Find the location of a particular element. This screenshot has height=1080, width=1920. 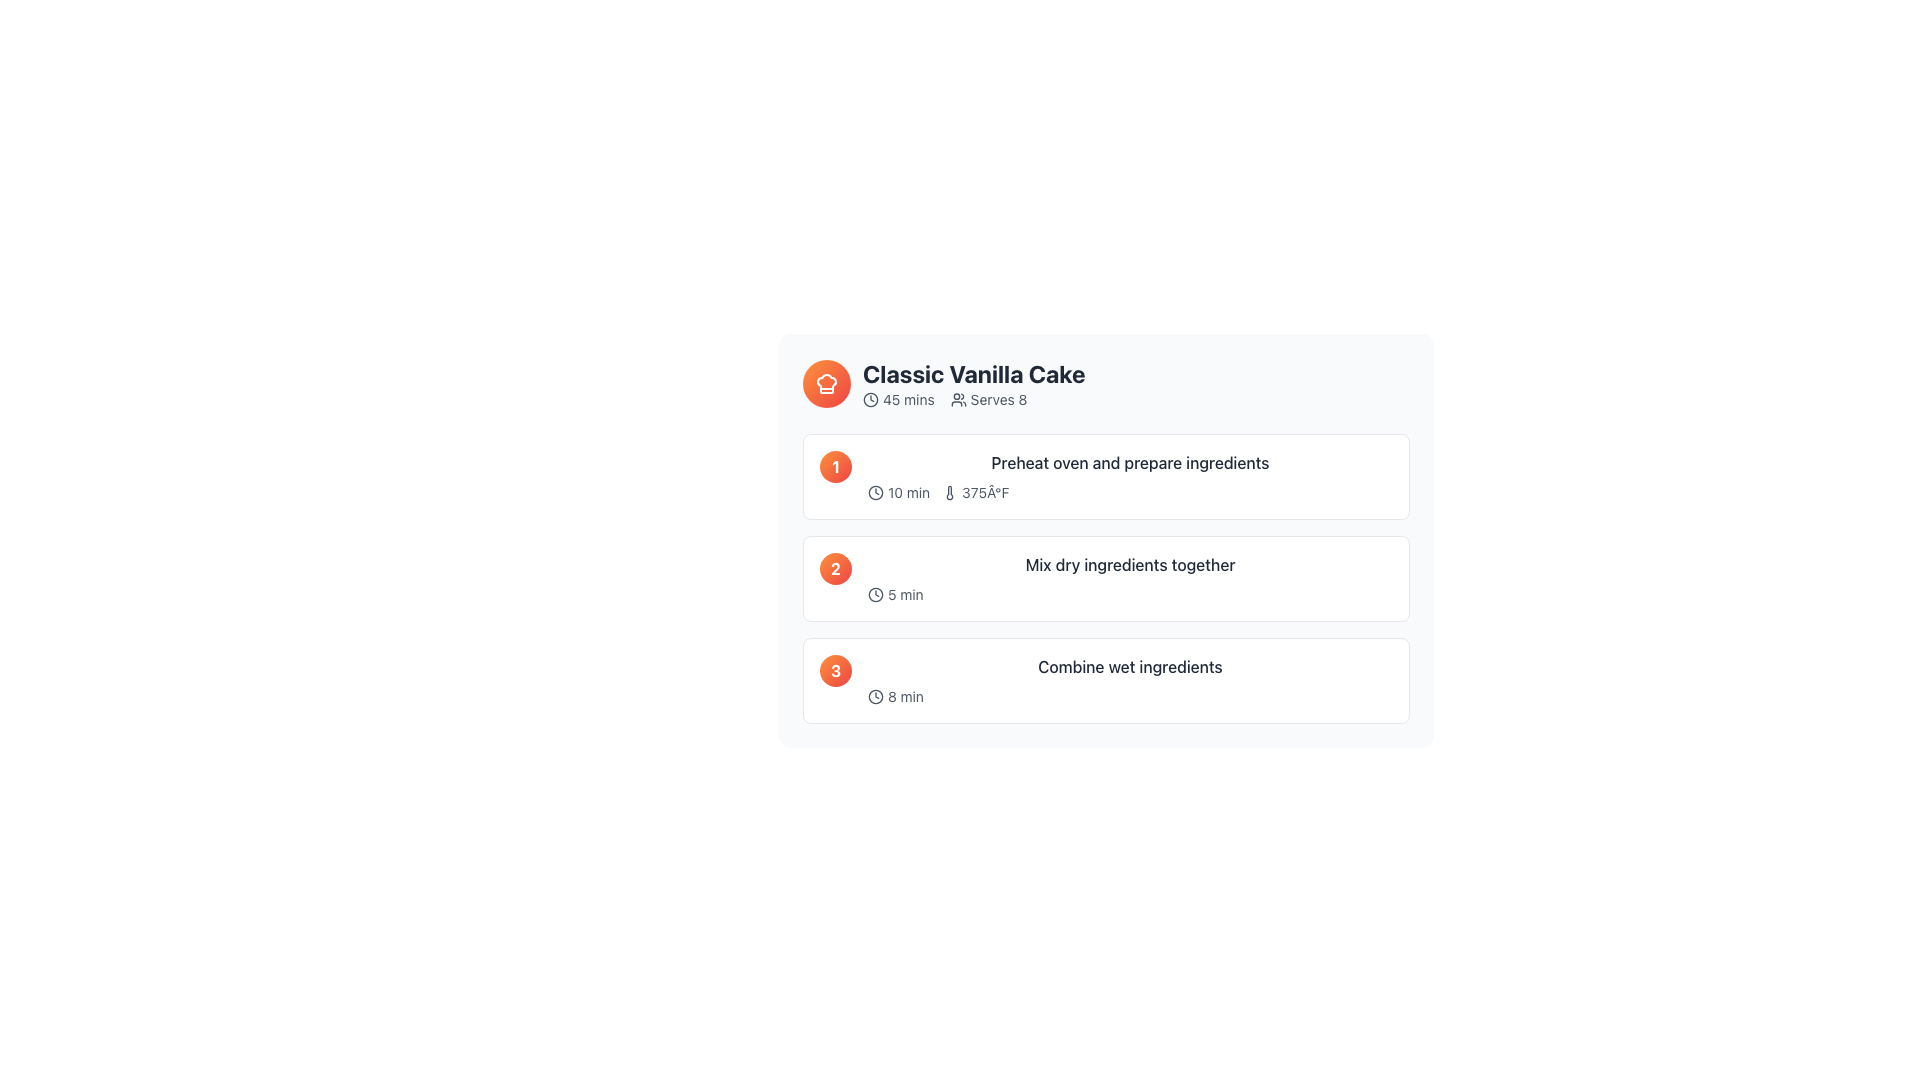

the classic thermometer icon positioned directly before the numeric text '375°F' passively is located at coordinates (949, 493).